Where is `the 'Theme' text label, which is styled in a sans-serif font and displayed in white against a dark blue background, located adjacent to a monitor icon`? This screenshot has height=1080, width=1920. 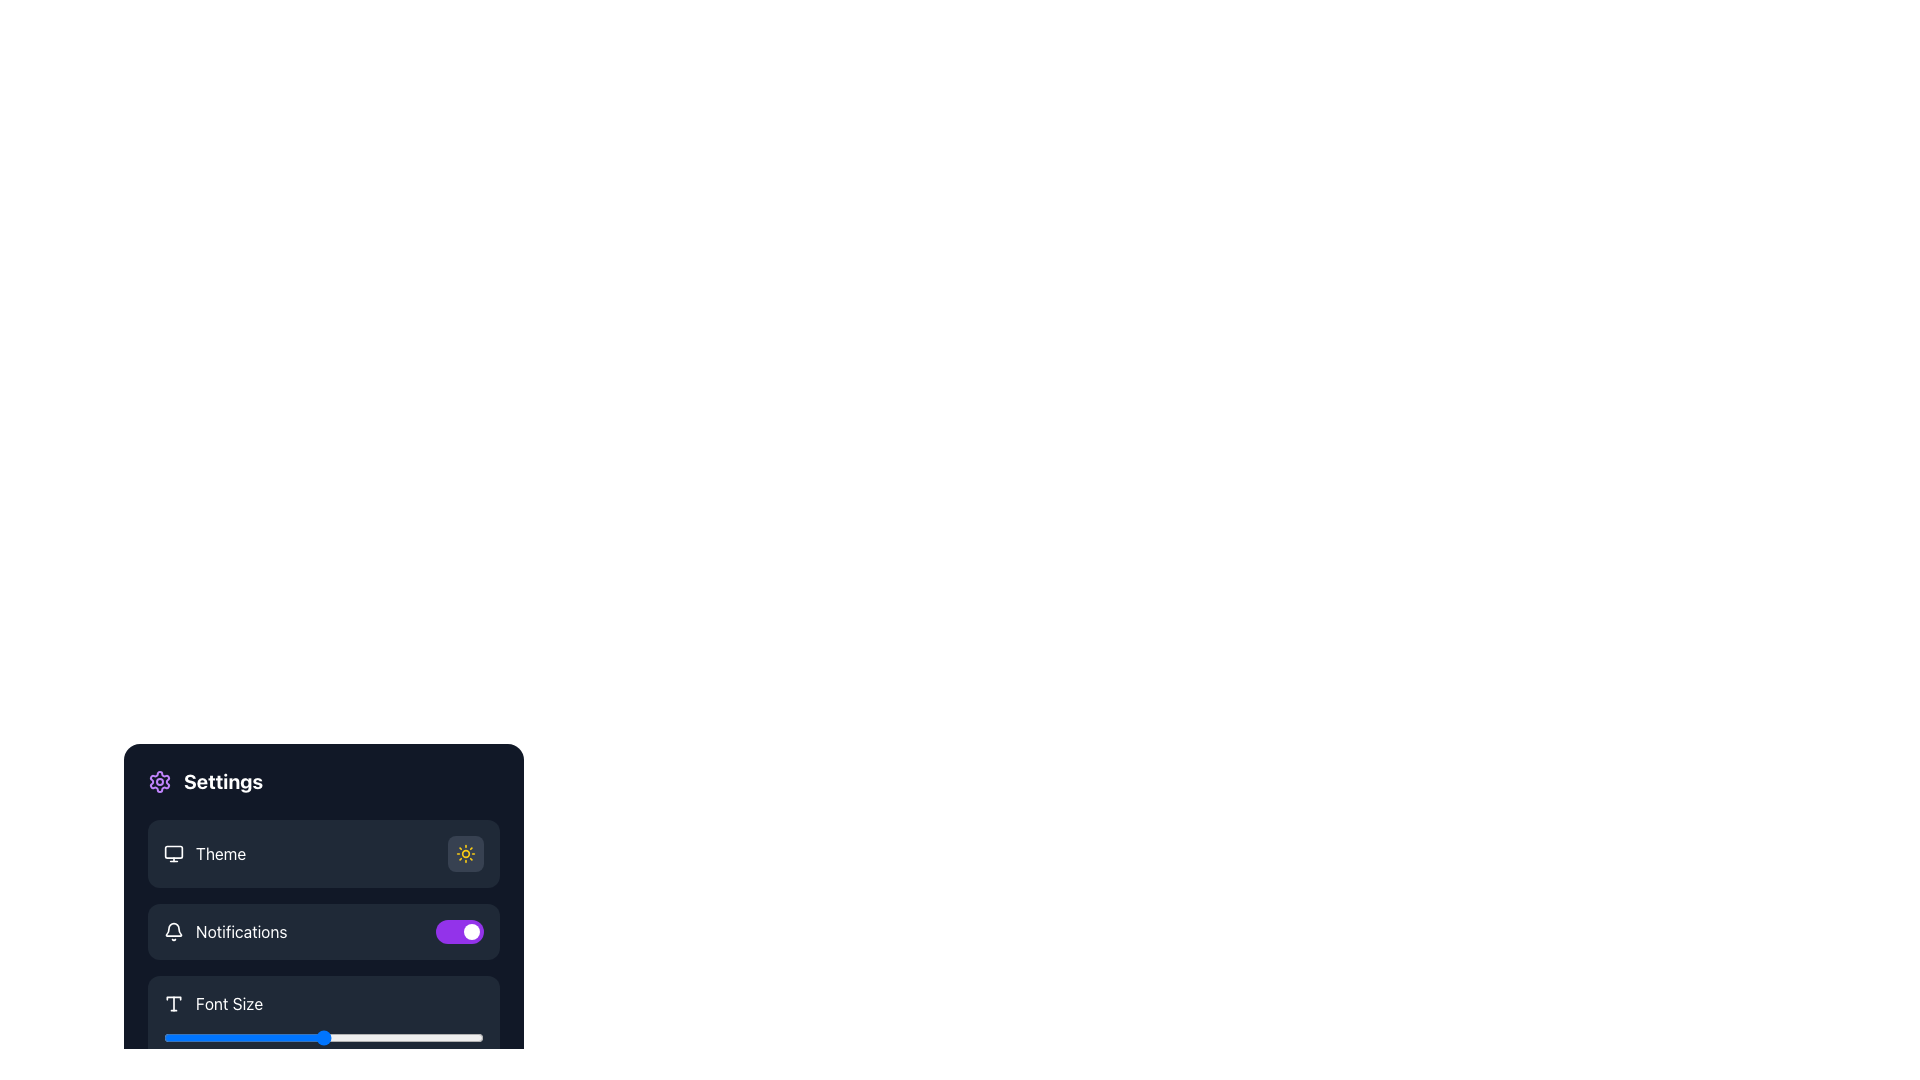
the 'Theme' text label, which is styled in a sans-serif font and displayed in white against a dark blue background, located adjacent to a monitor icon is located at coordinates (221, 853).